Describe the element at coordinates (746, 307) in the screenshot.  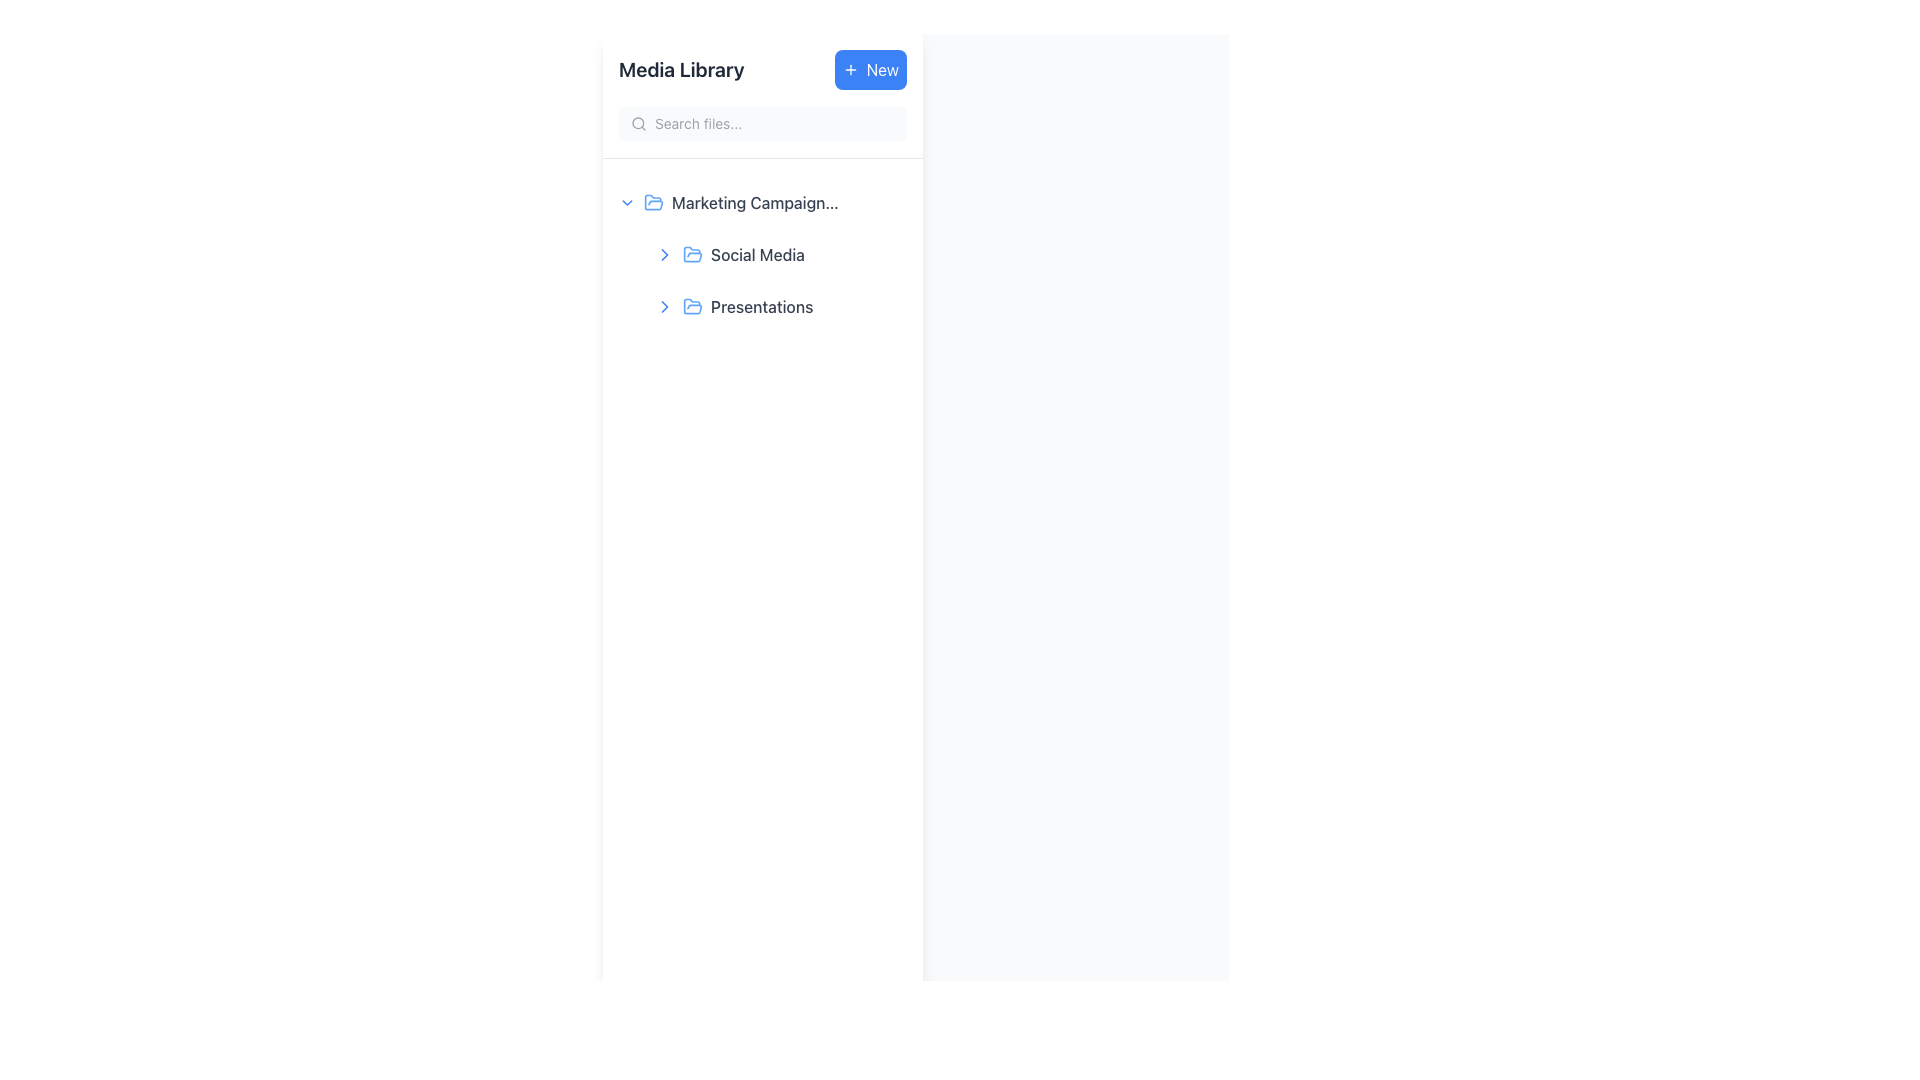
I see `the 'Presentations' text label` at that location.